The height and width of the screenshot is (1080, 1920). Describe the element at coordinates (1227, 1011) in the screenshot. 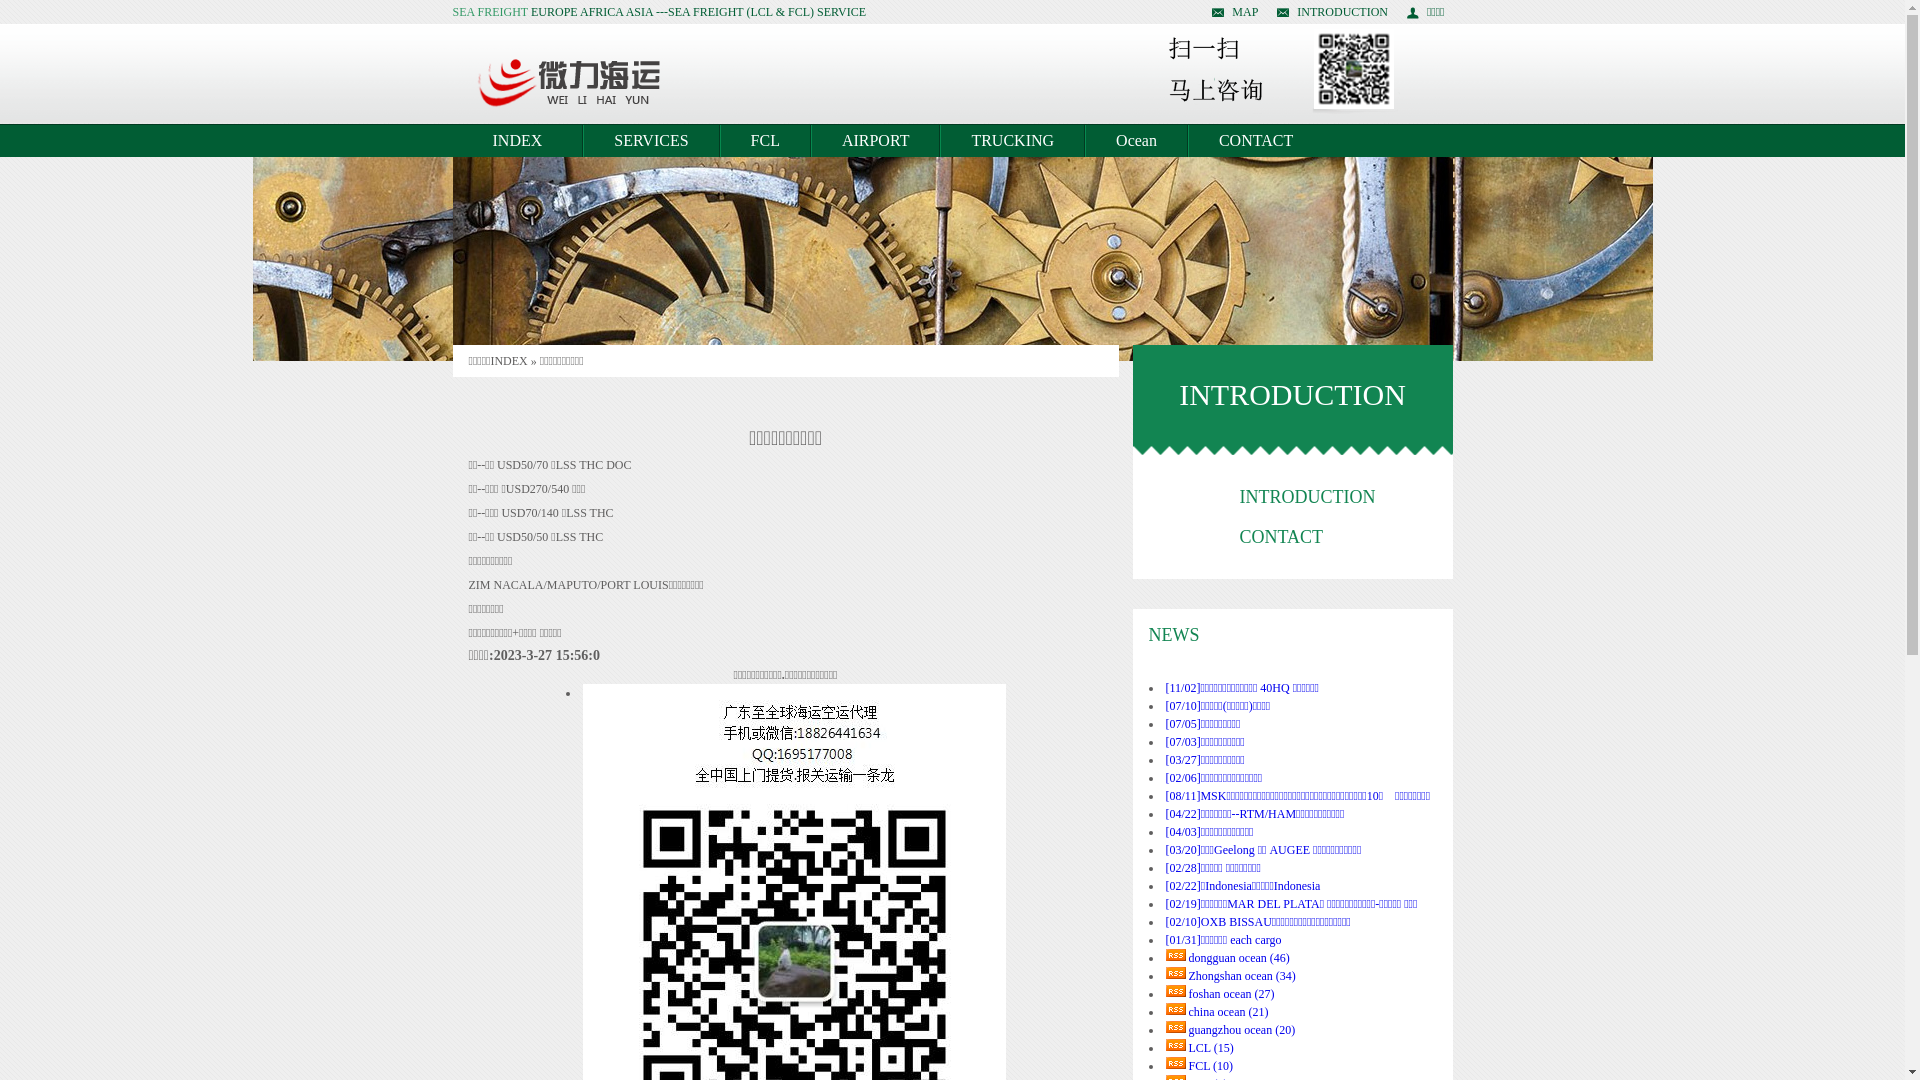

I see `'china ocean (21)'` at that location.